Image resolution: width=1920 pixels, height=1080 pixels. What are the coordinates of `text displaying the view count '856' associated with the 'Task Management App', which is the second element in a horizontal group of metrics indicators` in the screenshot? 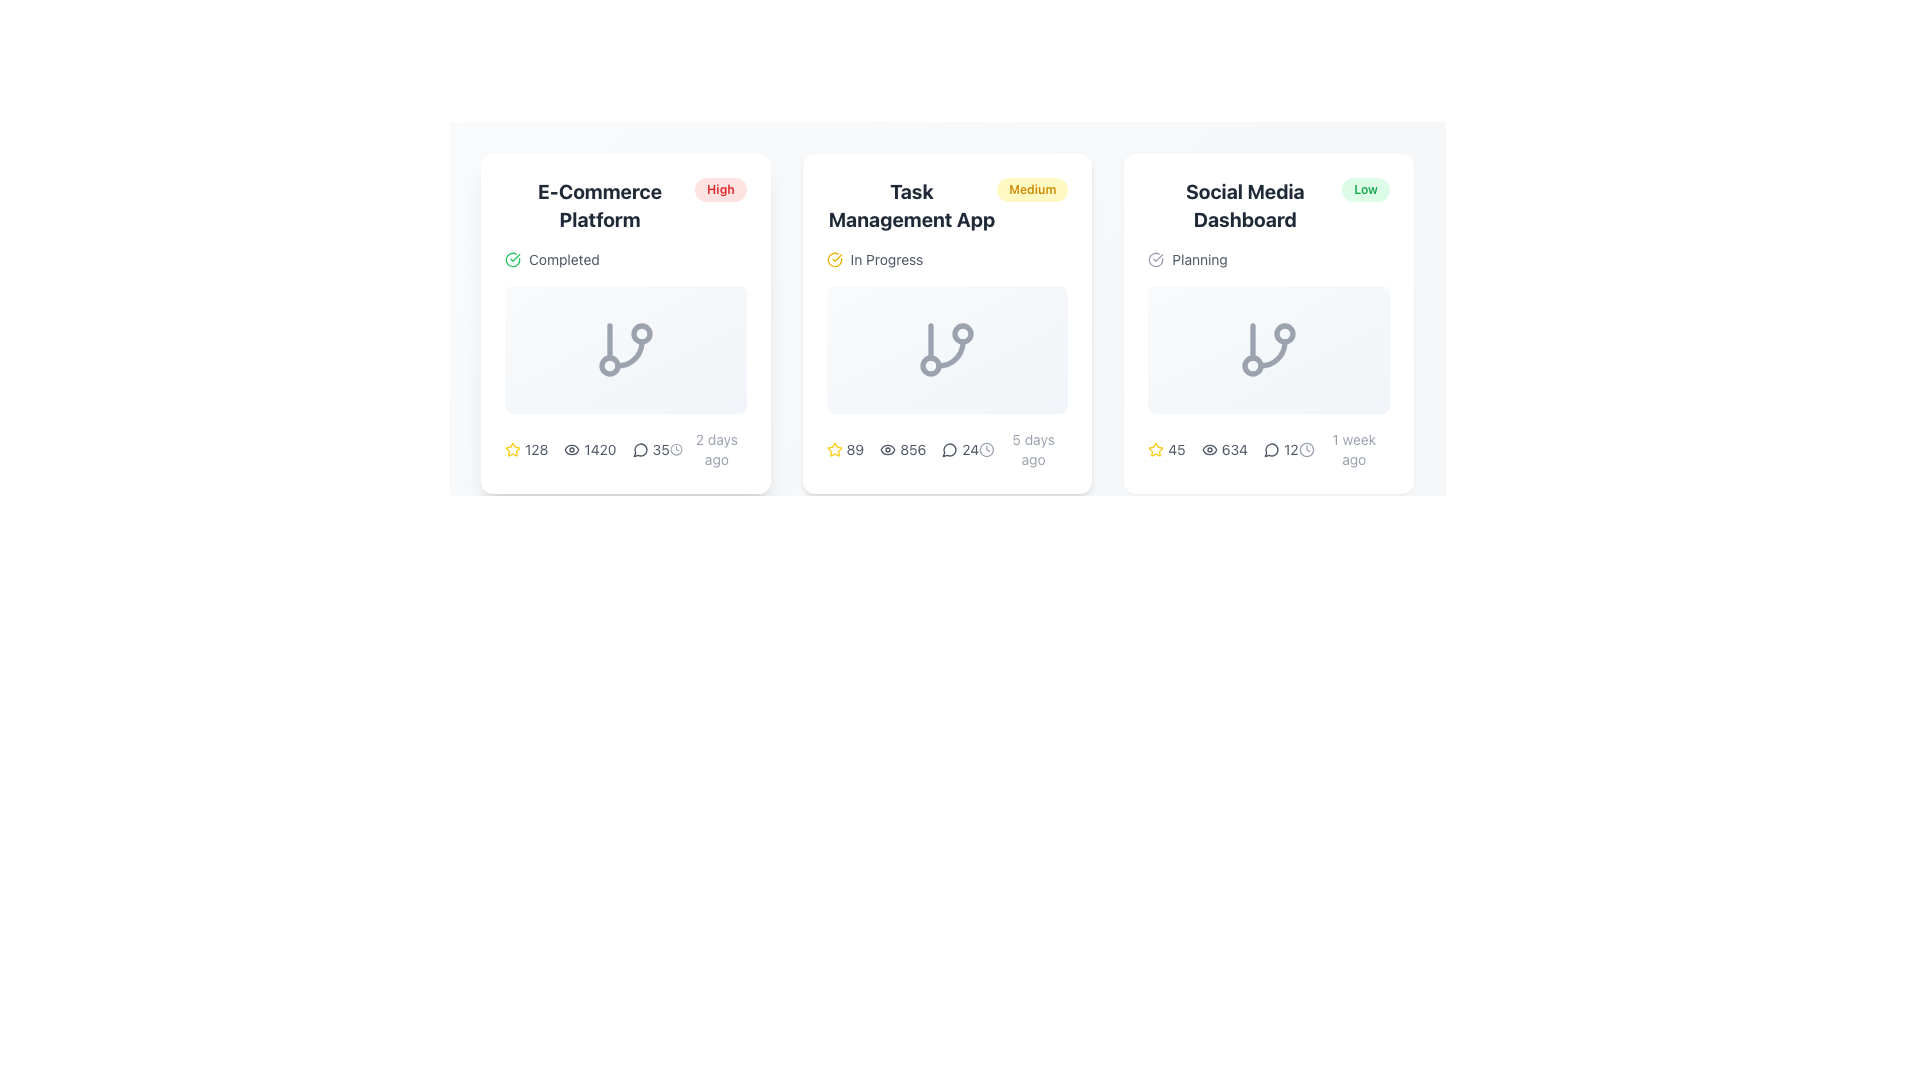 It's located at (901, 450).